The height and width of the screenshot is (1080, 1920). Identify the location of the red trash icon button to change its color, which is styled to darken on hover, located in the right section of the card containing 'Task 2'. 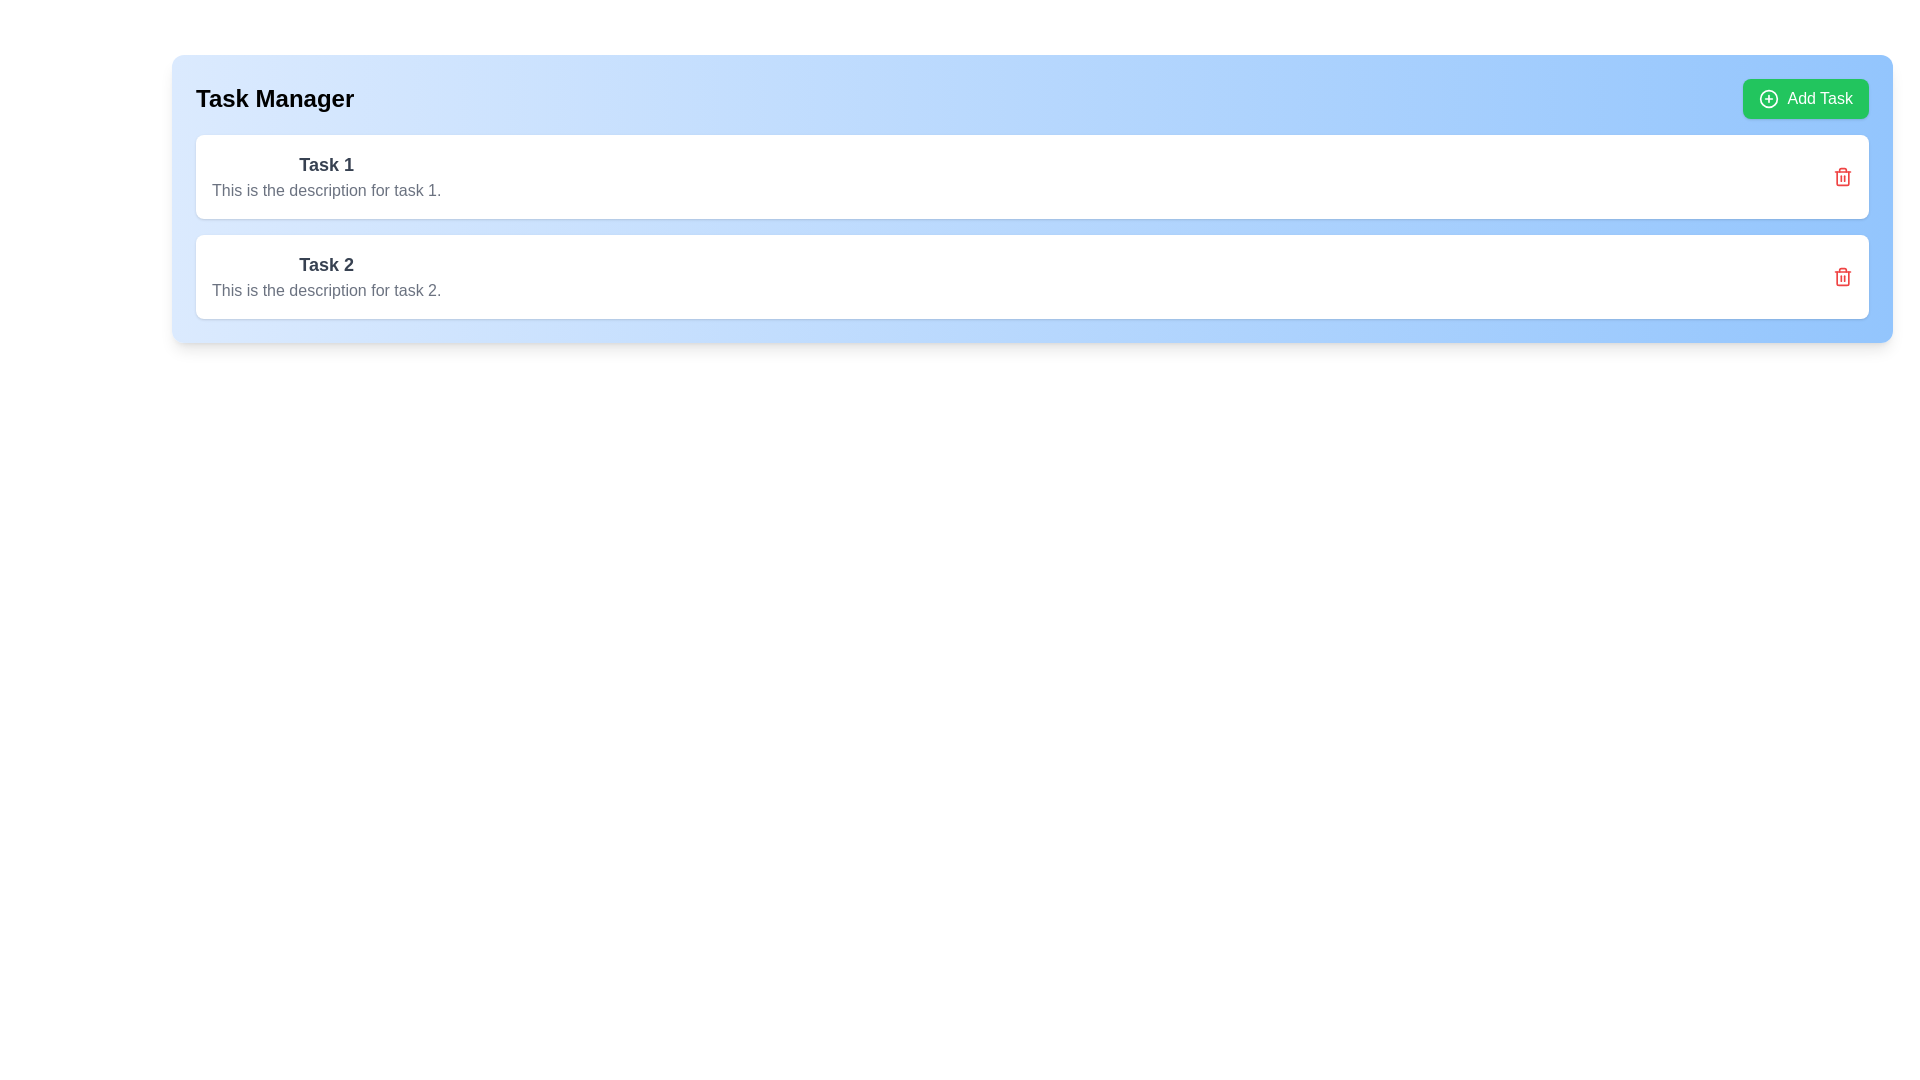
(1842, 277).